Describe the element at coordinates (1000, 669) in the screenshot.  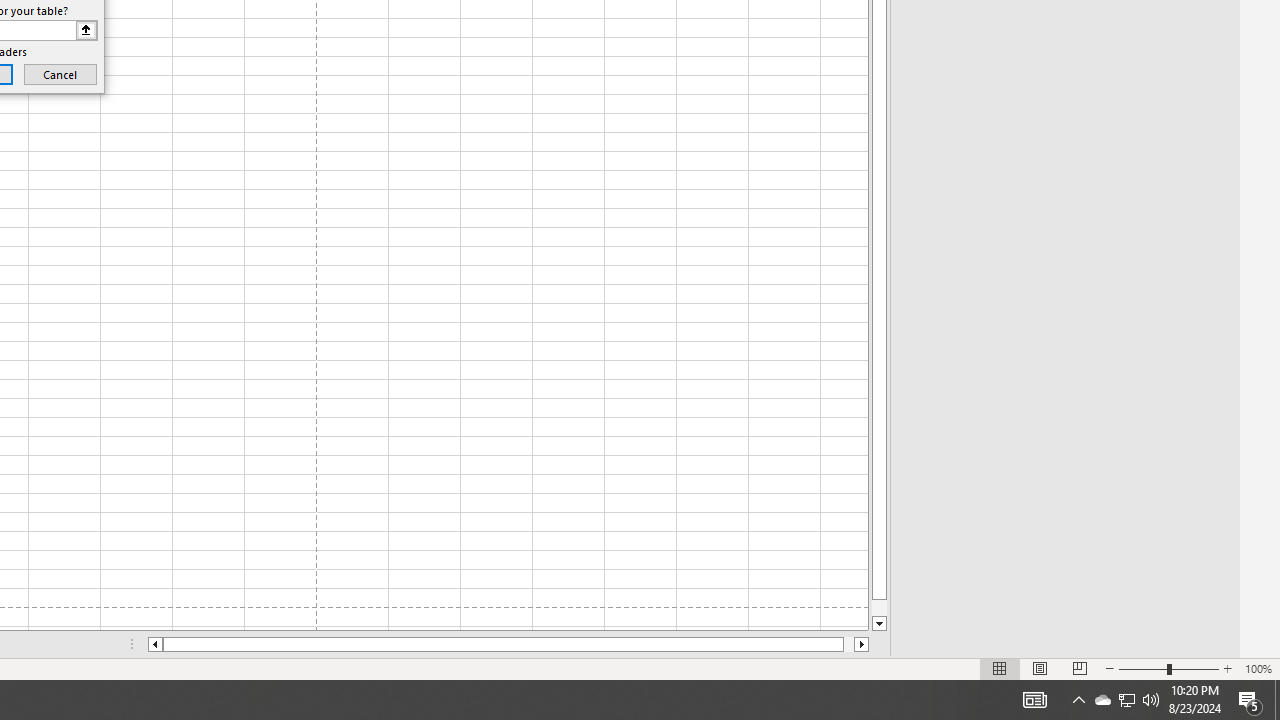
I see `'Normal'` at that location.